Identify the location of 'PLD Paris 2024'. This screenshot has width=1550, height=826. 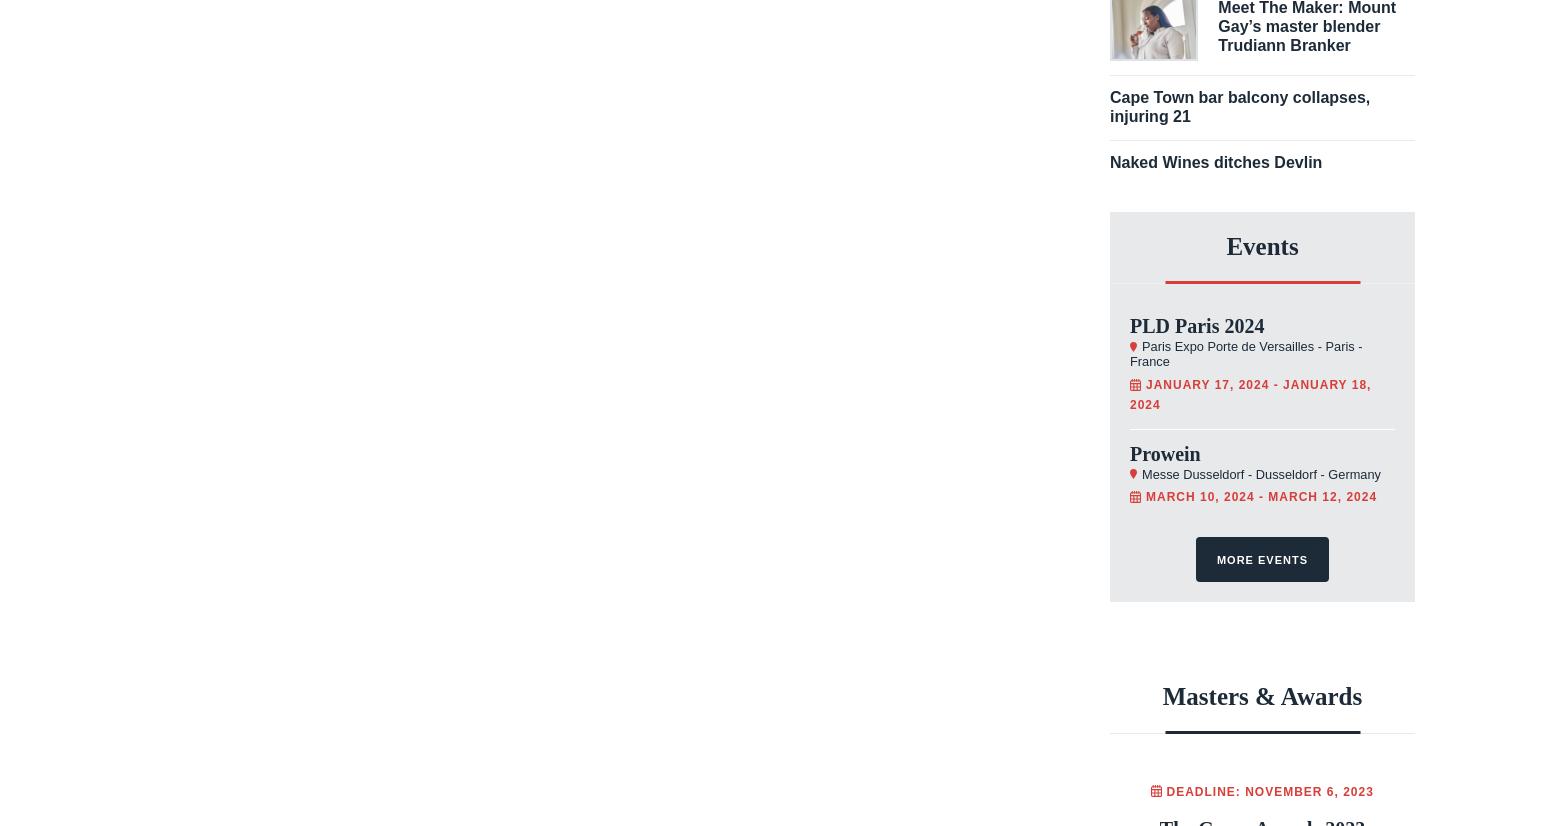
(1128, 325).